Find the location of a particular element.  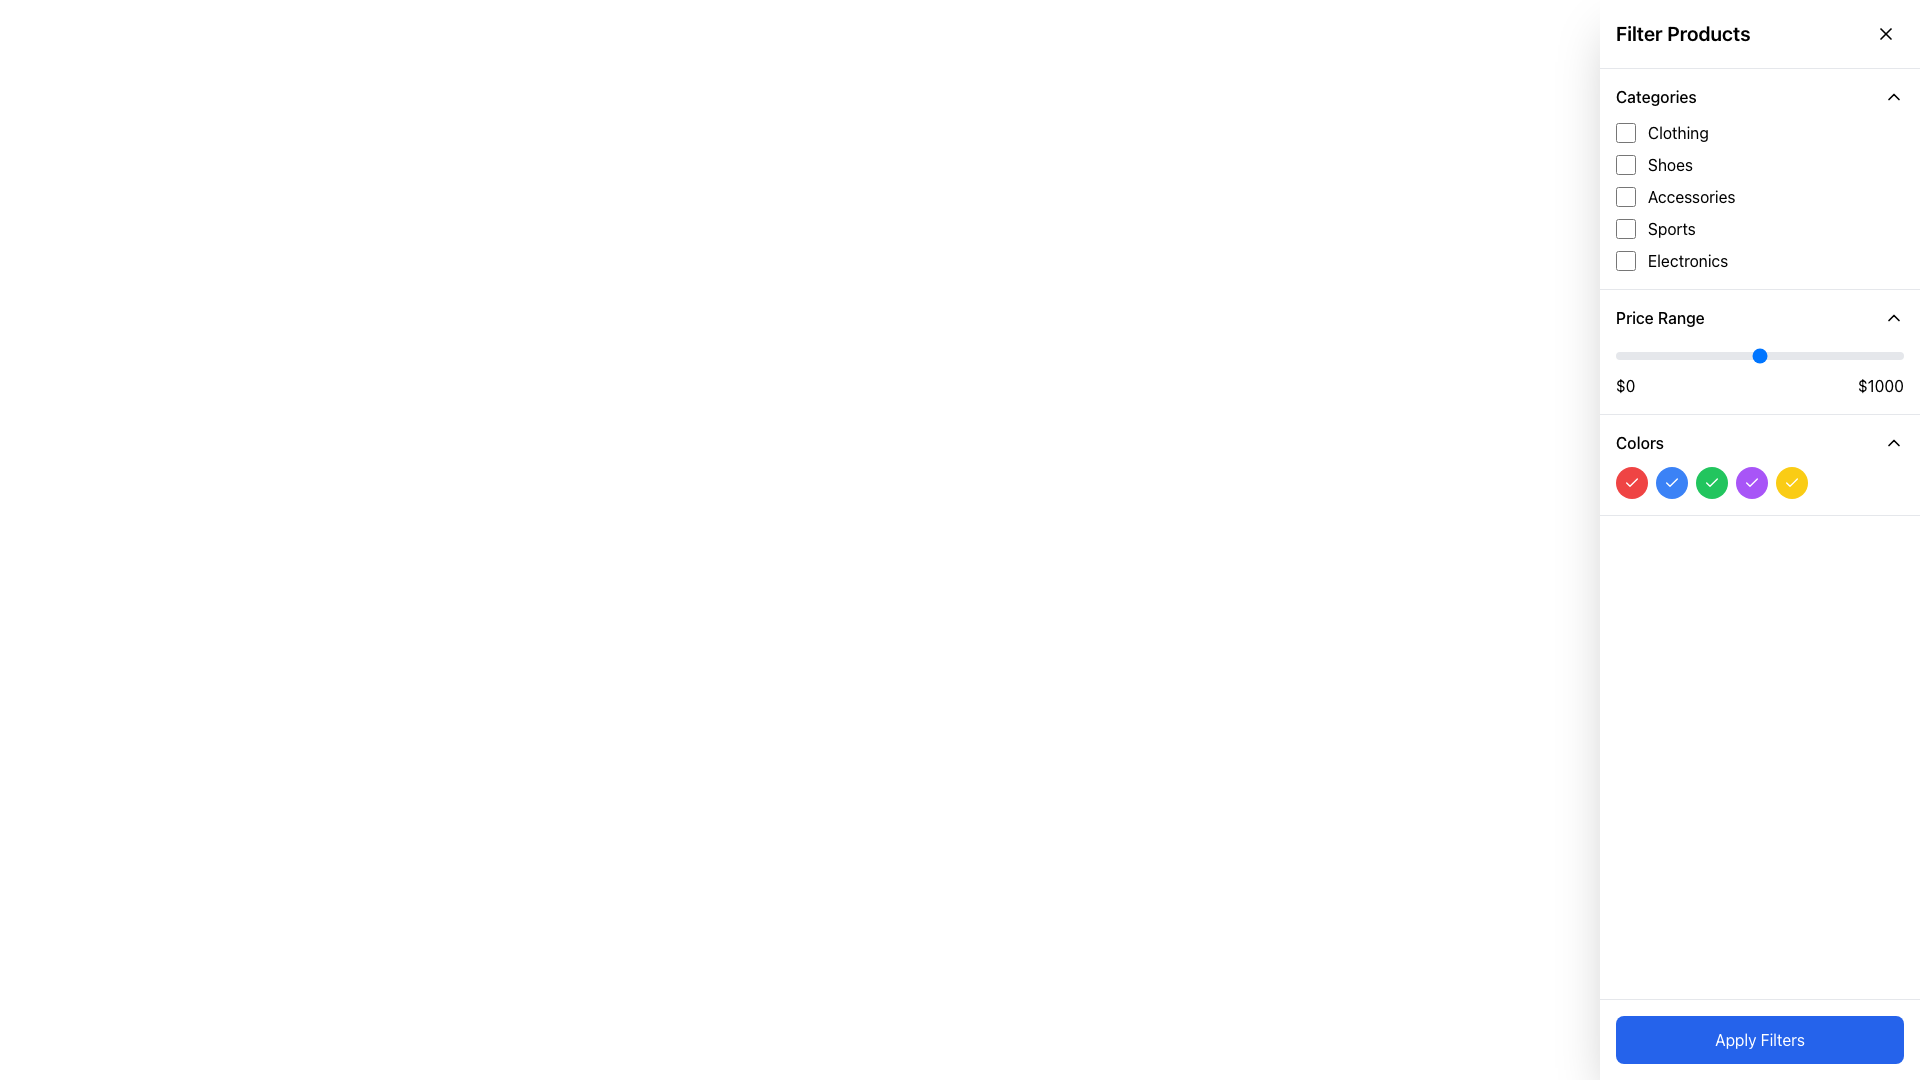

the circular green button with a white checkmark icon located in the 'Colors' section of the 'Filter Products' panel is located at coordinates (1711, 482).